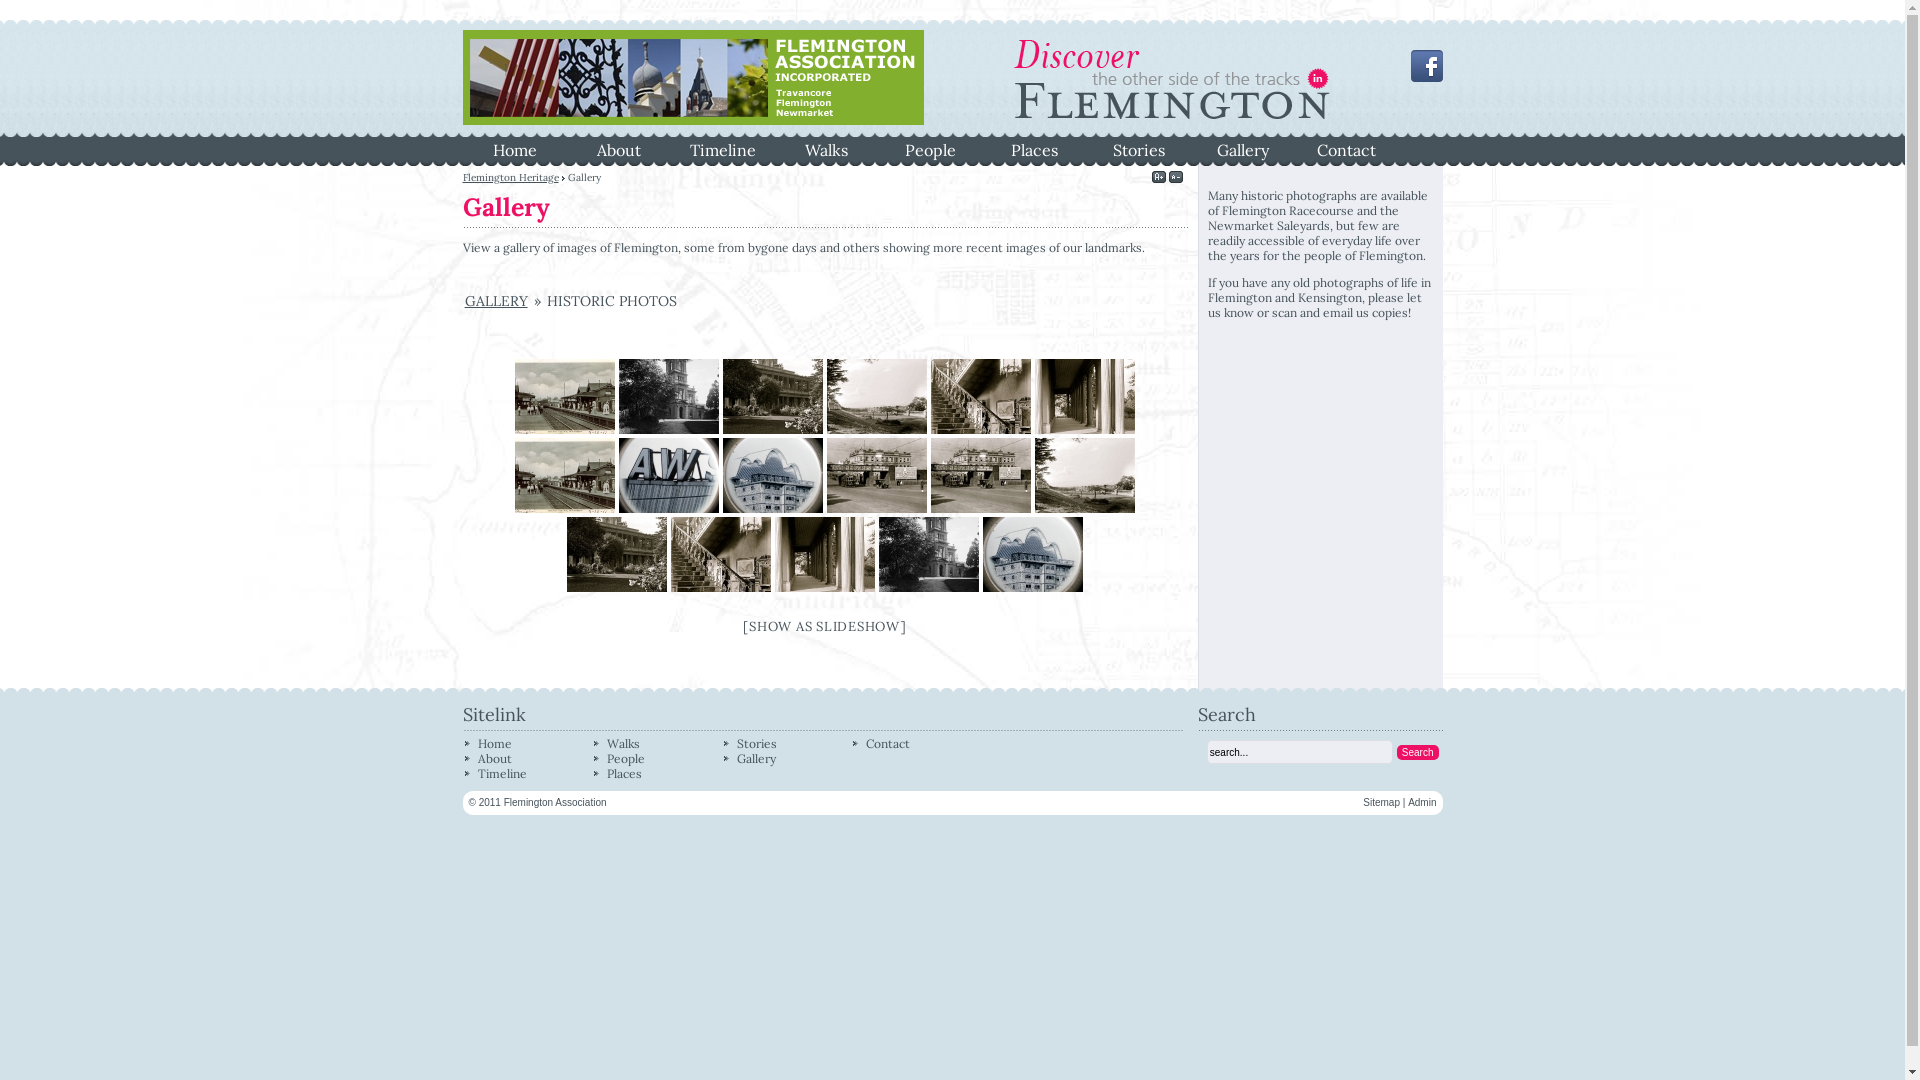 This screenshot has width=1920, height=1080. Describe the element at coordinates (622, 743) in the screenshot. I see `'Walks'` at that location.